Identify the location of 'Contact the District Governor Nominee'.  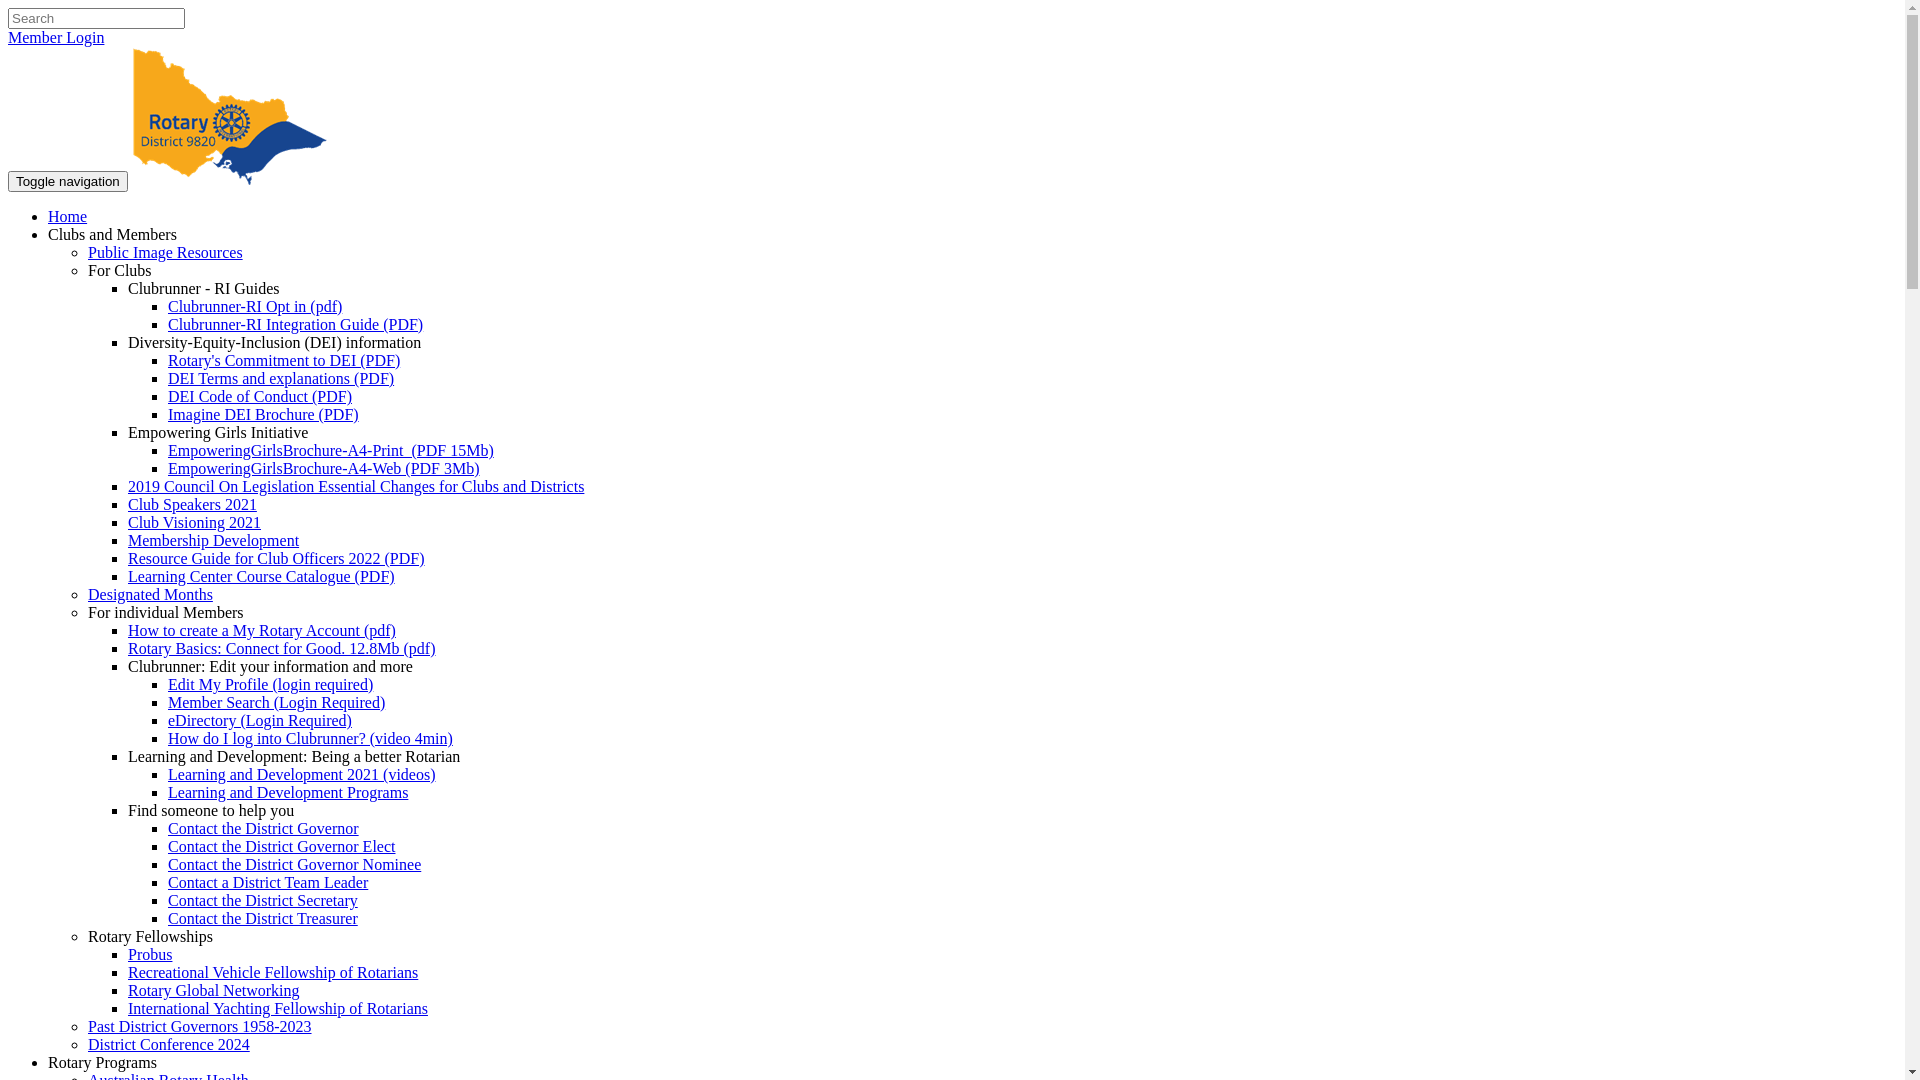
(168, 863).